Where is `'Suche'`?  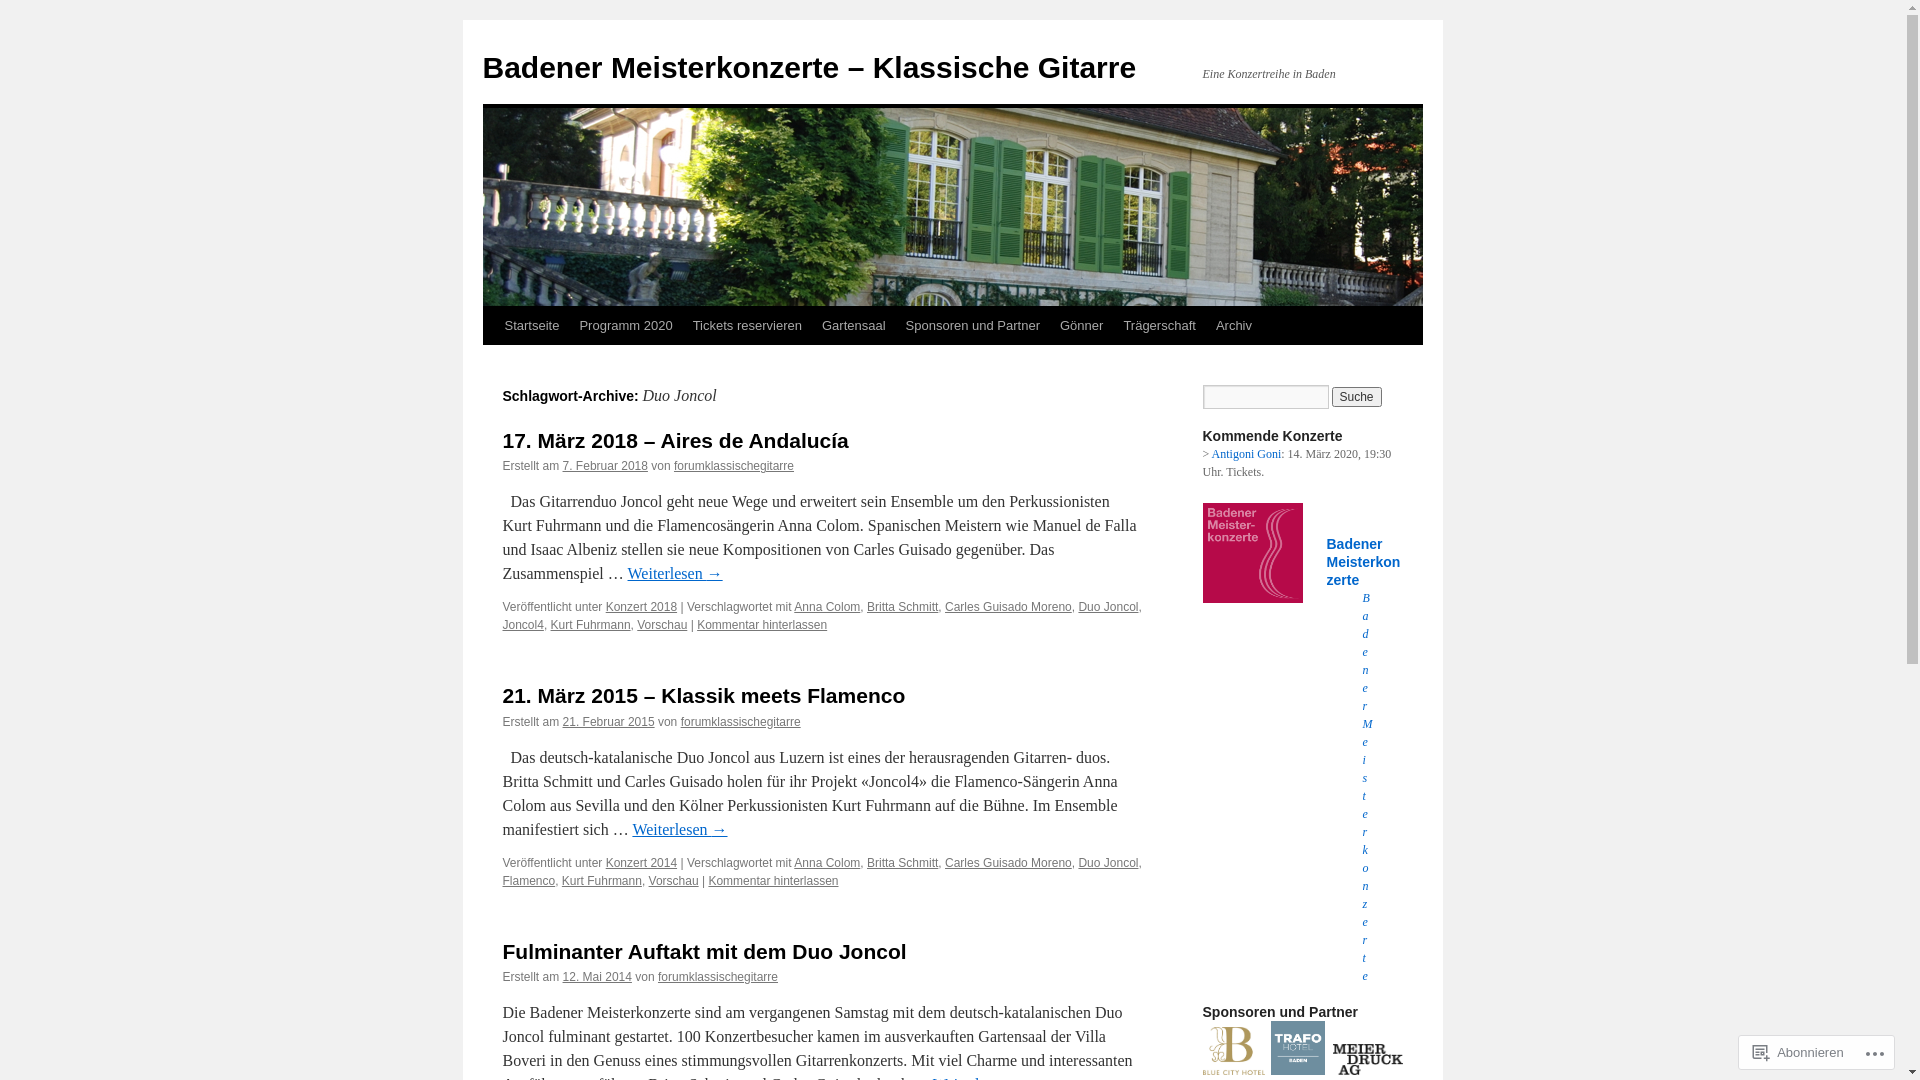 'Suche' is located at coordinates (1357, 397).